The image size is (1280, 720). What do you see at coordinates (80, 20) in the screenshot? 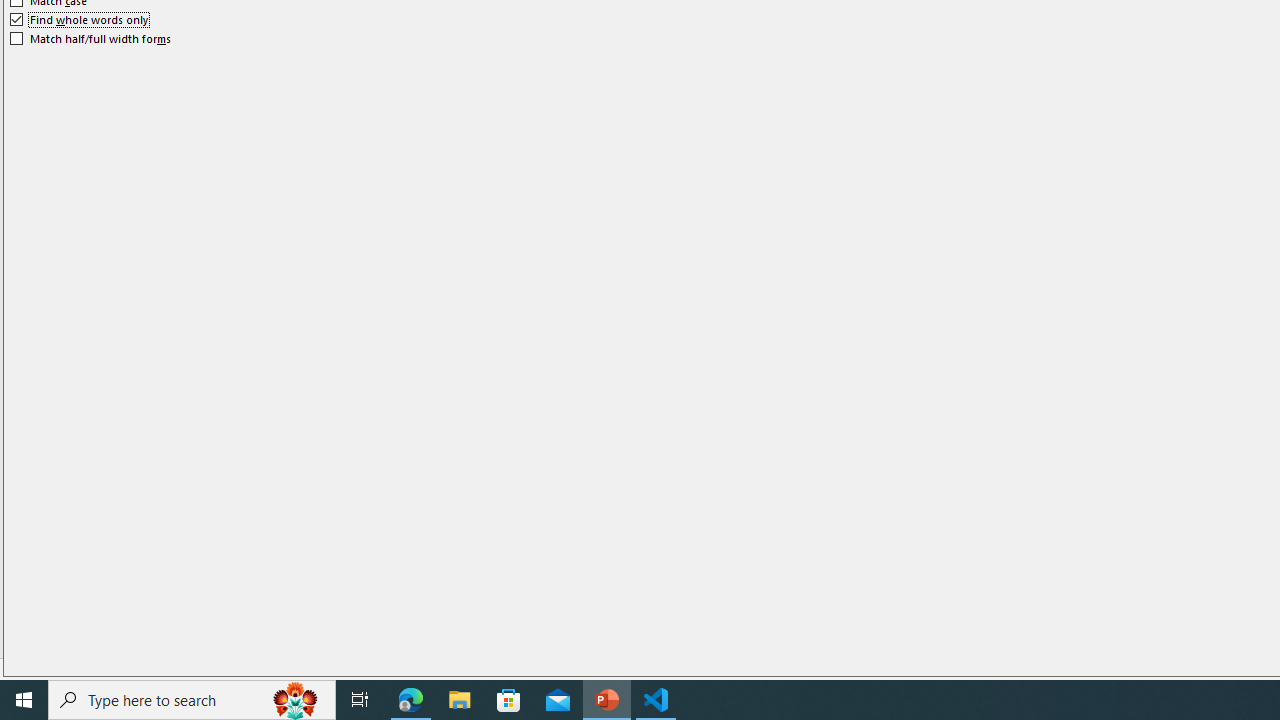
I see `'Find whole words only'` at bounding box center [80, 20].